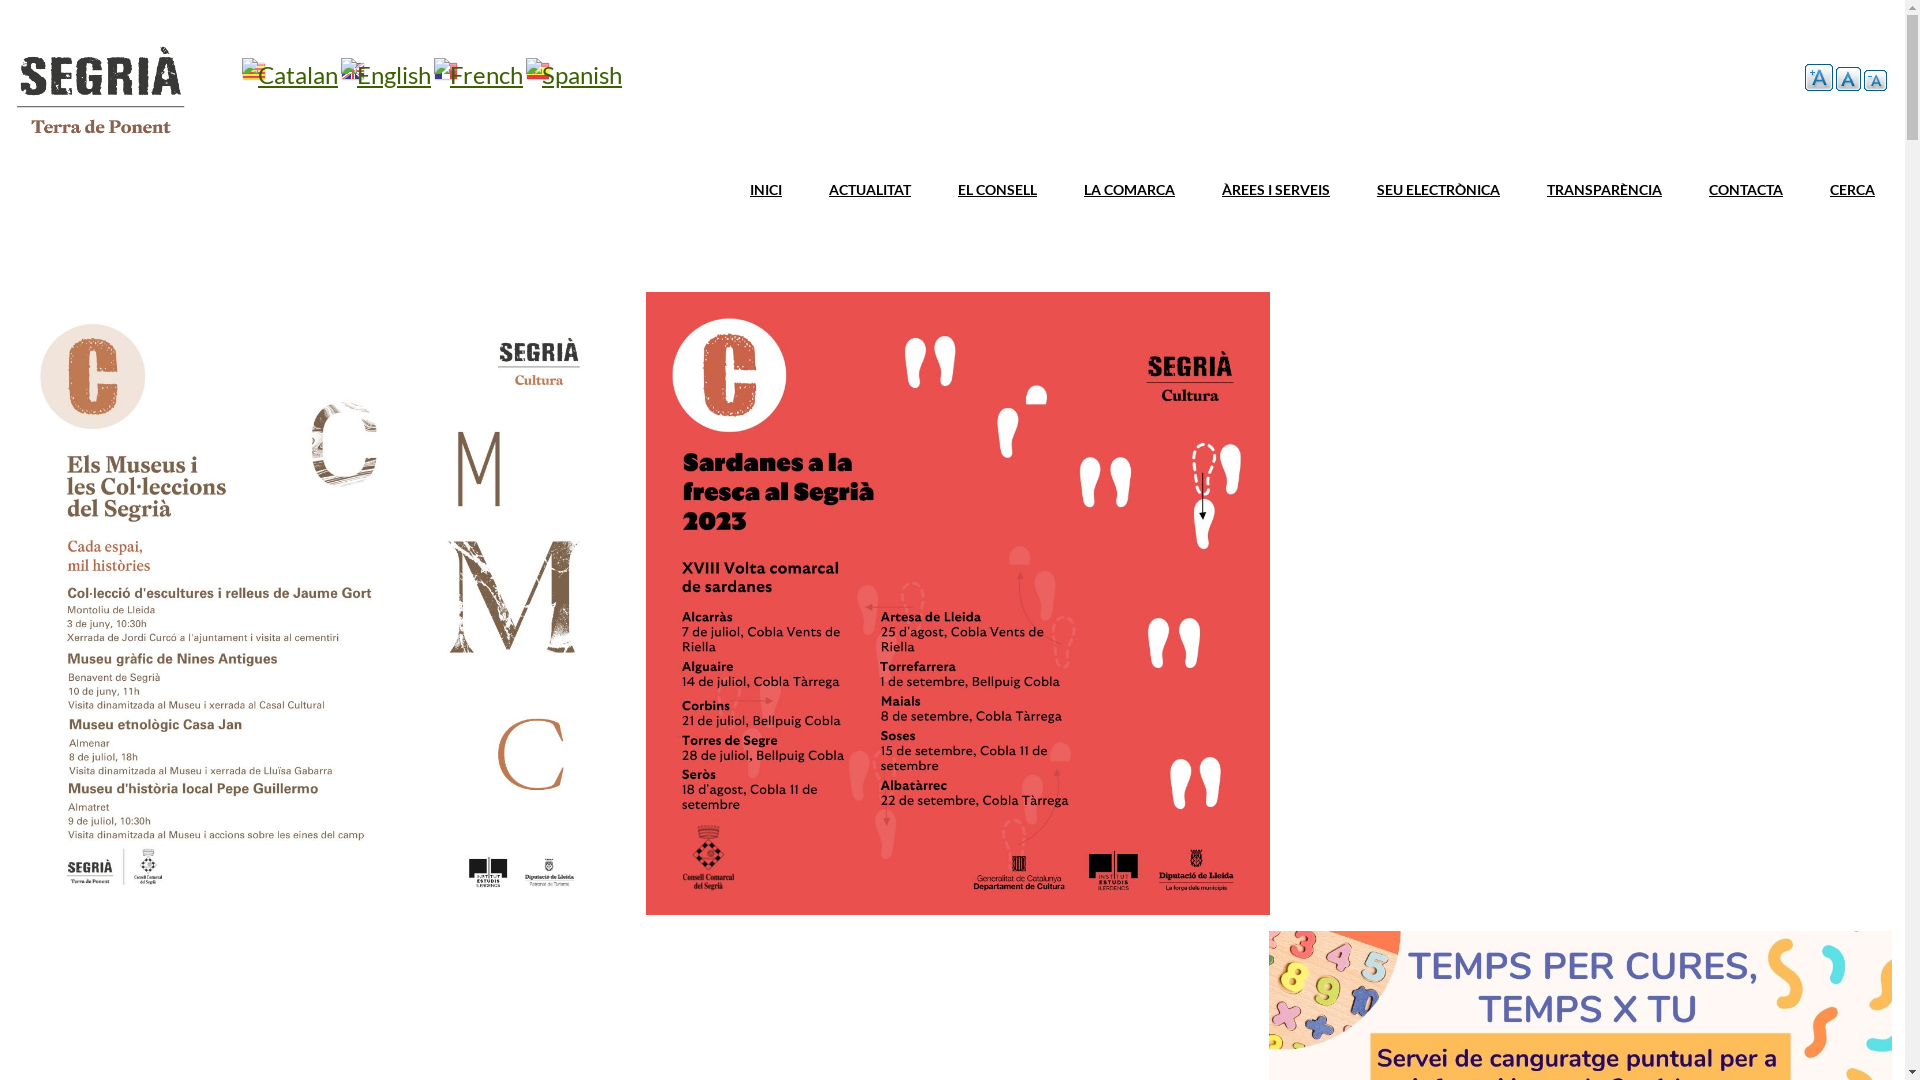 The height and width of the screenshot is (1080, 1920). What do you see at coordinates (869, 190) in the screenshot?
I see `'ACTUALITAT'` at bounding box center [869, 190].